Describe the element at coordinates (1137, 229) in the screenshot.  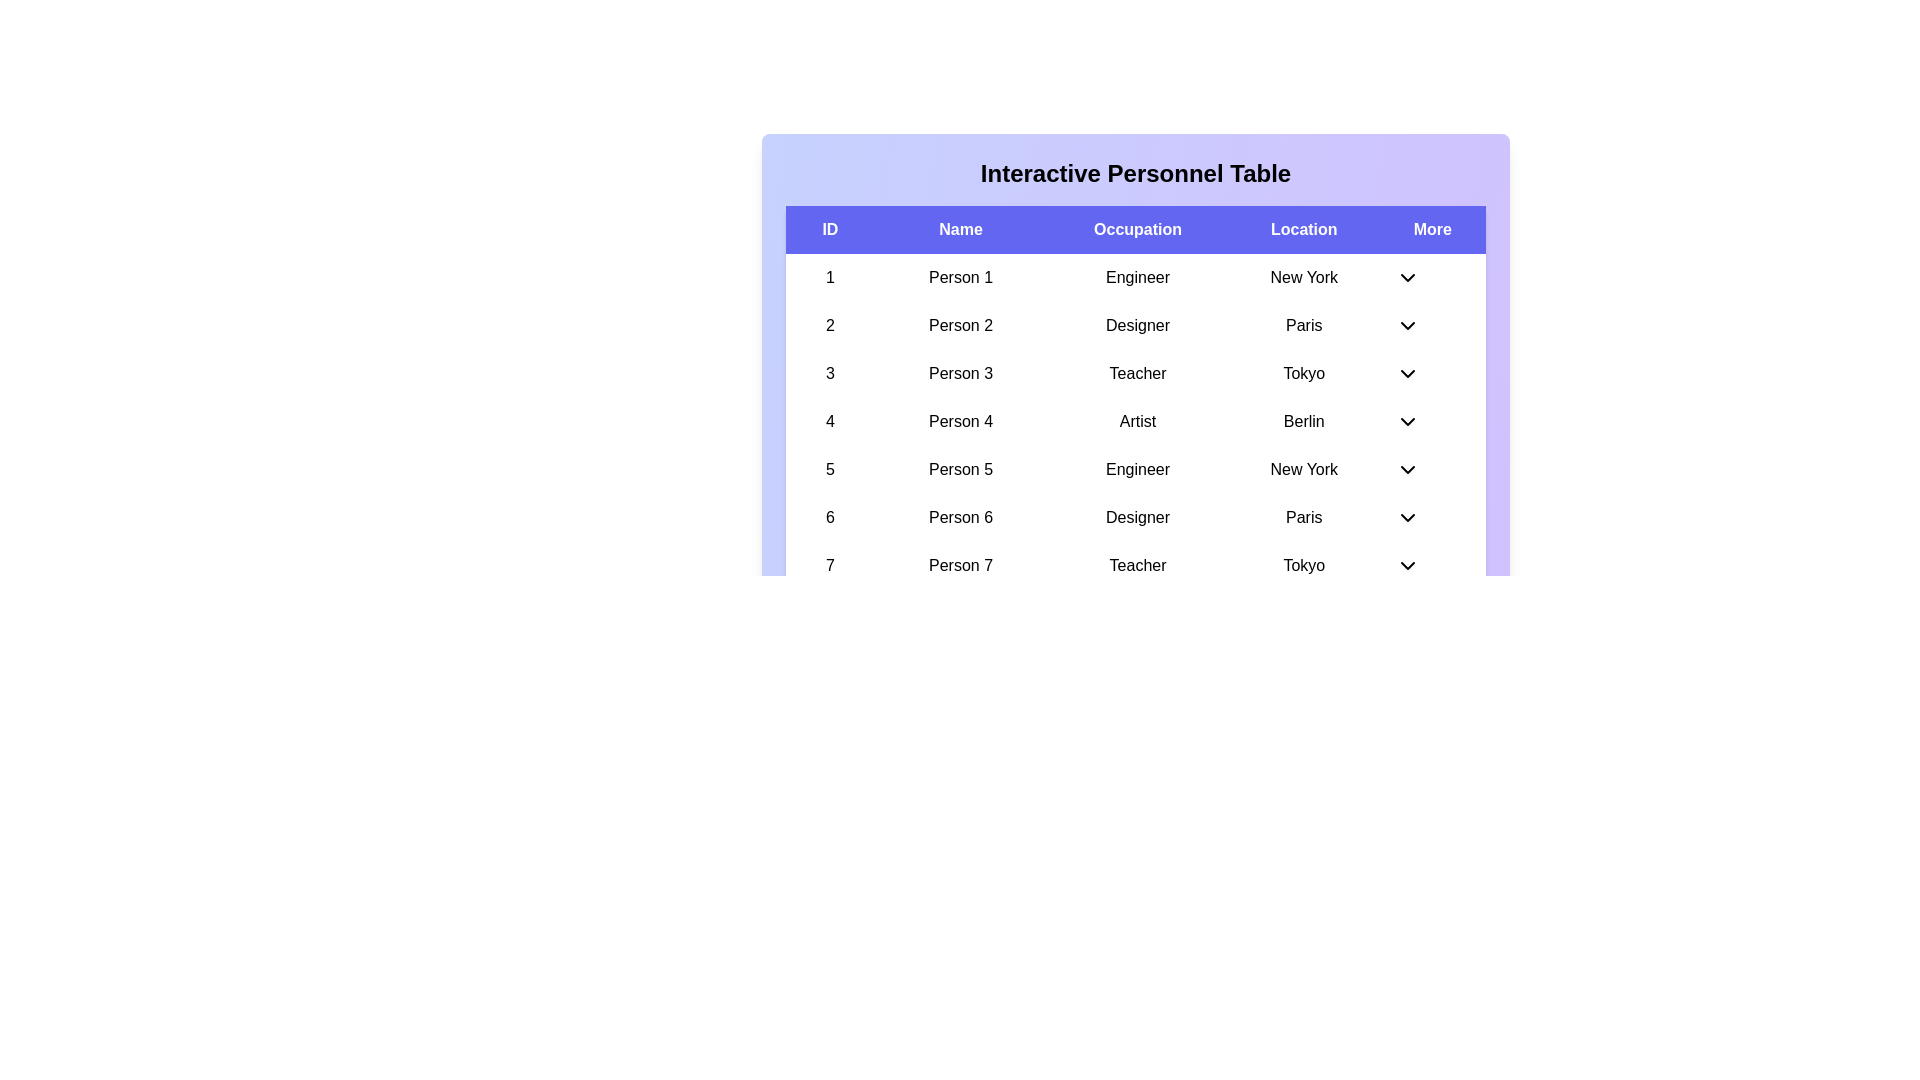
I see `the column header Occupation to sort the table by that column` at that location.